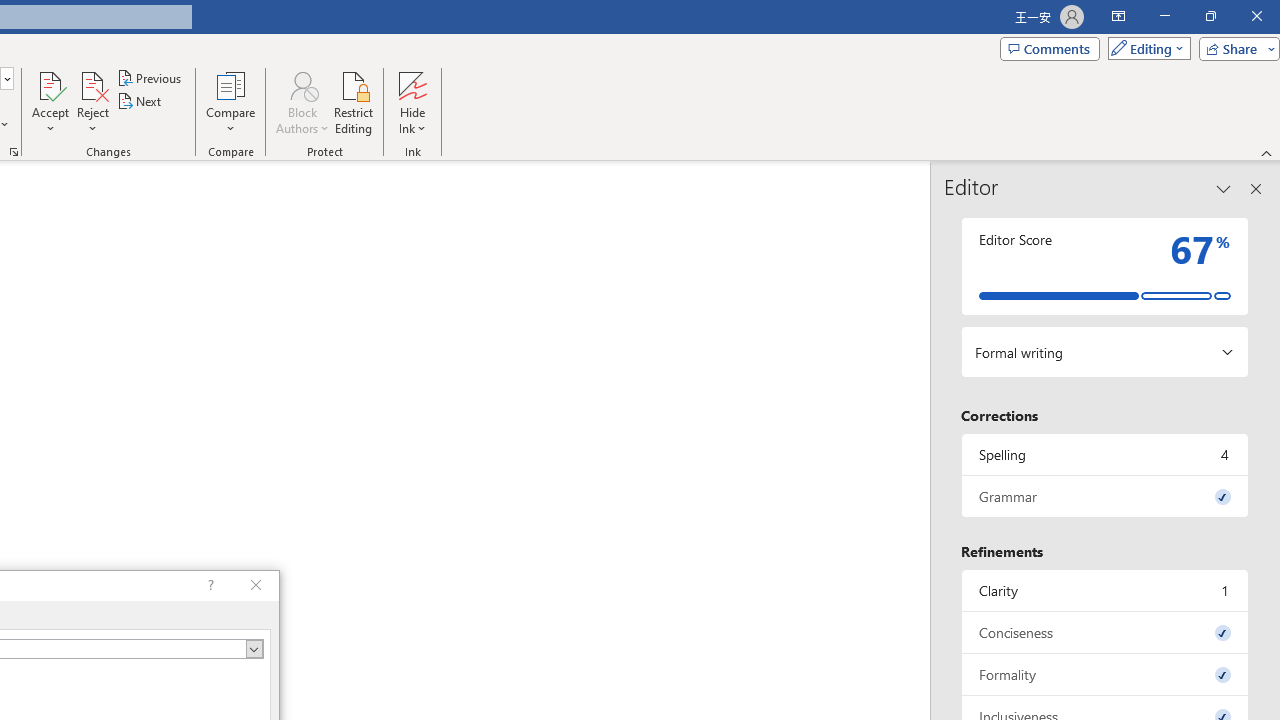 This screenshot has height=720, width=1280. What do you see at coordinates (91, 84) in the screenshot?
I see `'Reject and Move to Next'` at bounding box center [91, 84].